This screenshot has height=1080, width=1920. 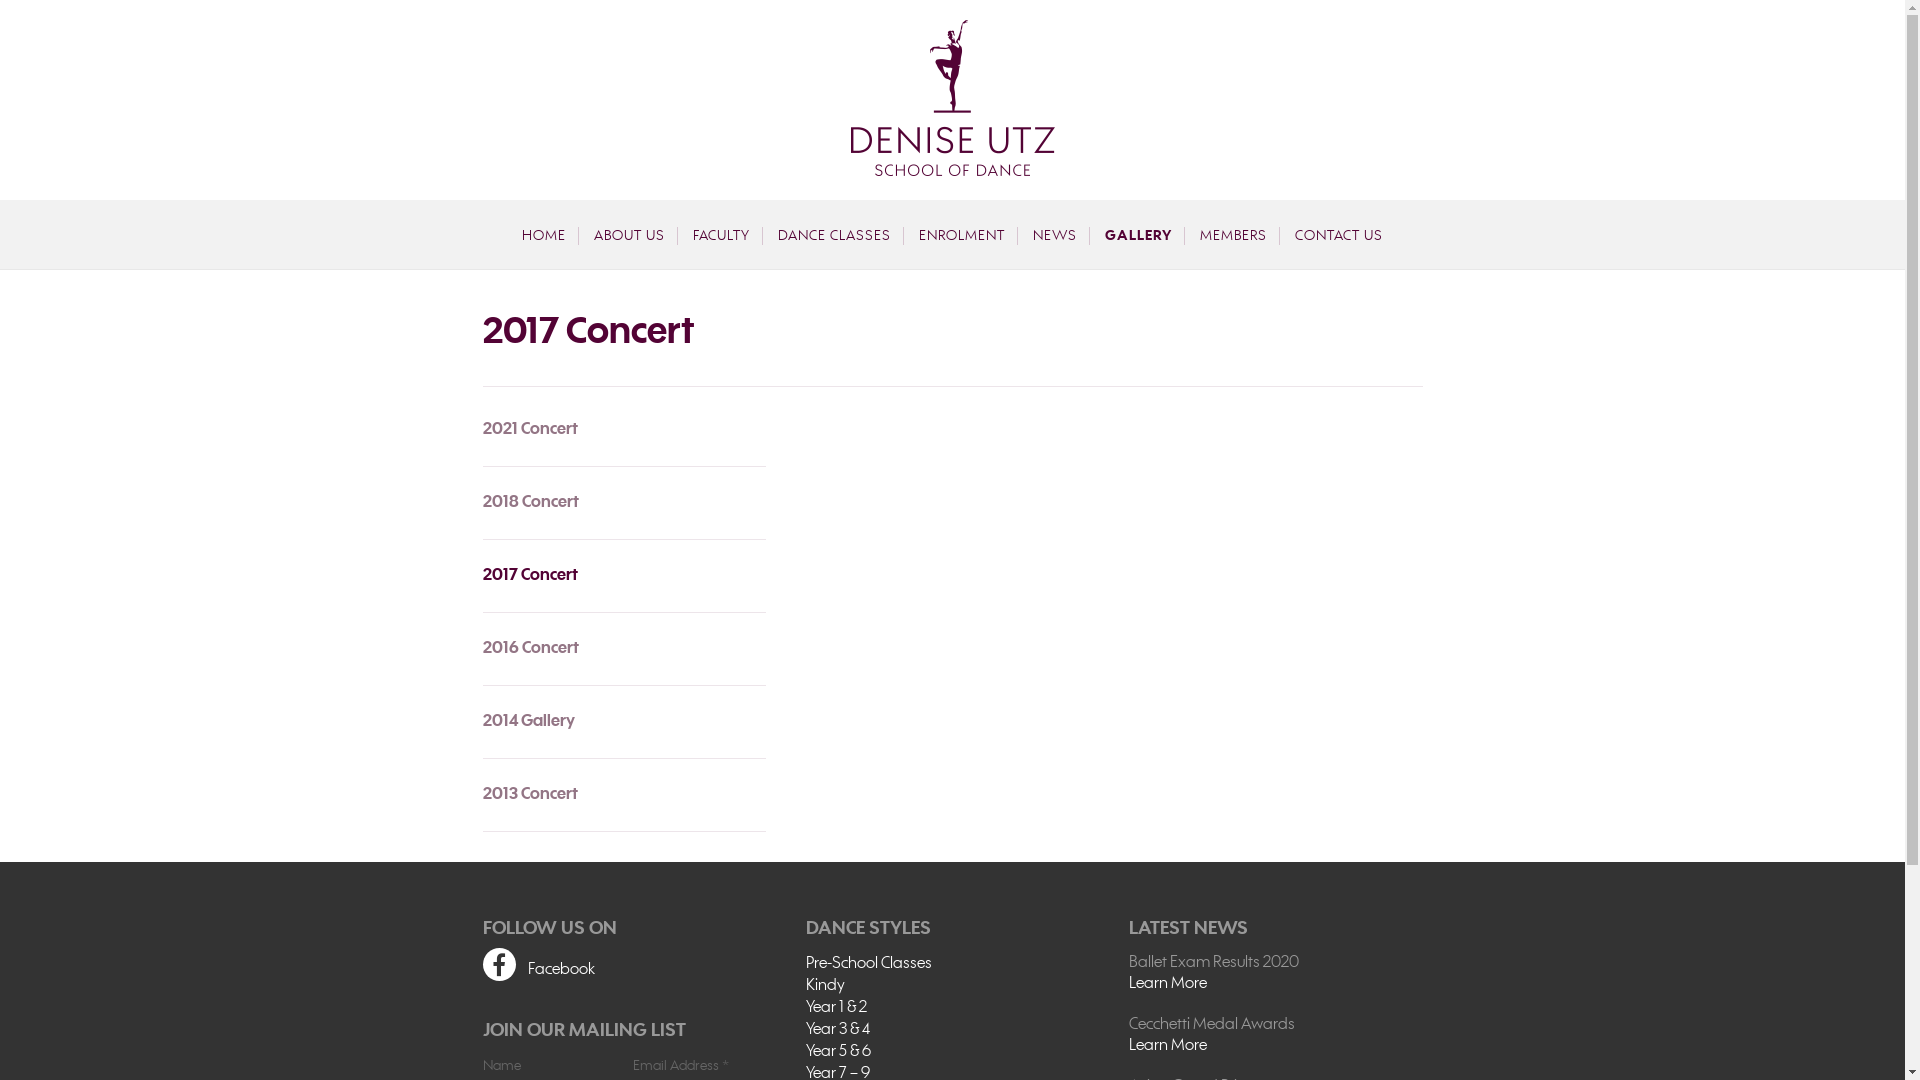 What do you see at coordinates (622, 435) in the screenshot?
I see `'2021 Concert'` at bounding box center [622, 435].